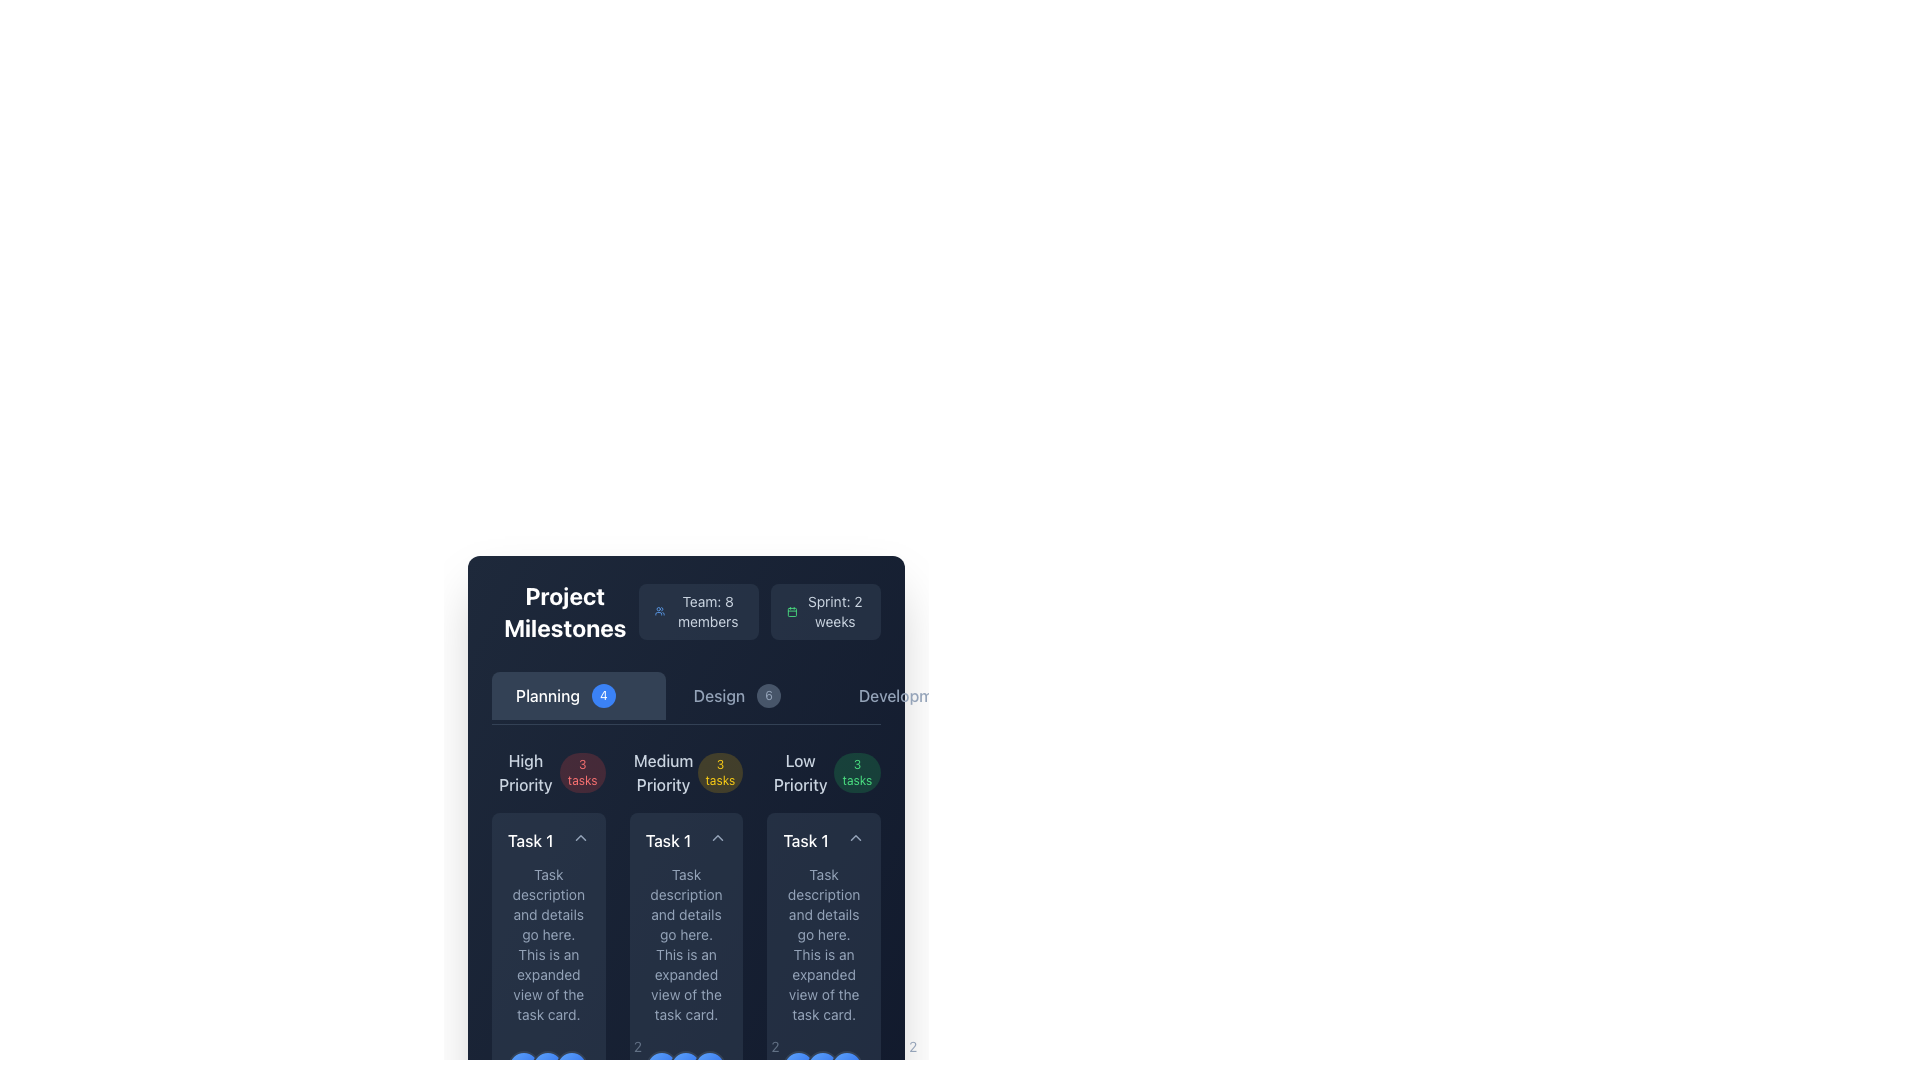 This screenshot has width=1920, height=1080. Describe the element at coordinates (530, 840) in the screenshot. I see `the text label that displays the title of a specific task in the 'High Priority' column under the 'Planning' section of the 'Project Milestones' area` at that location.